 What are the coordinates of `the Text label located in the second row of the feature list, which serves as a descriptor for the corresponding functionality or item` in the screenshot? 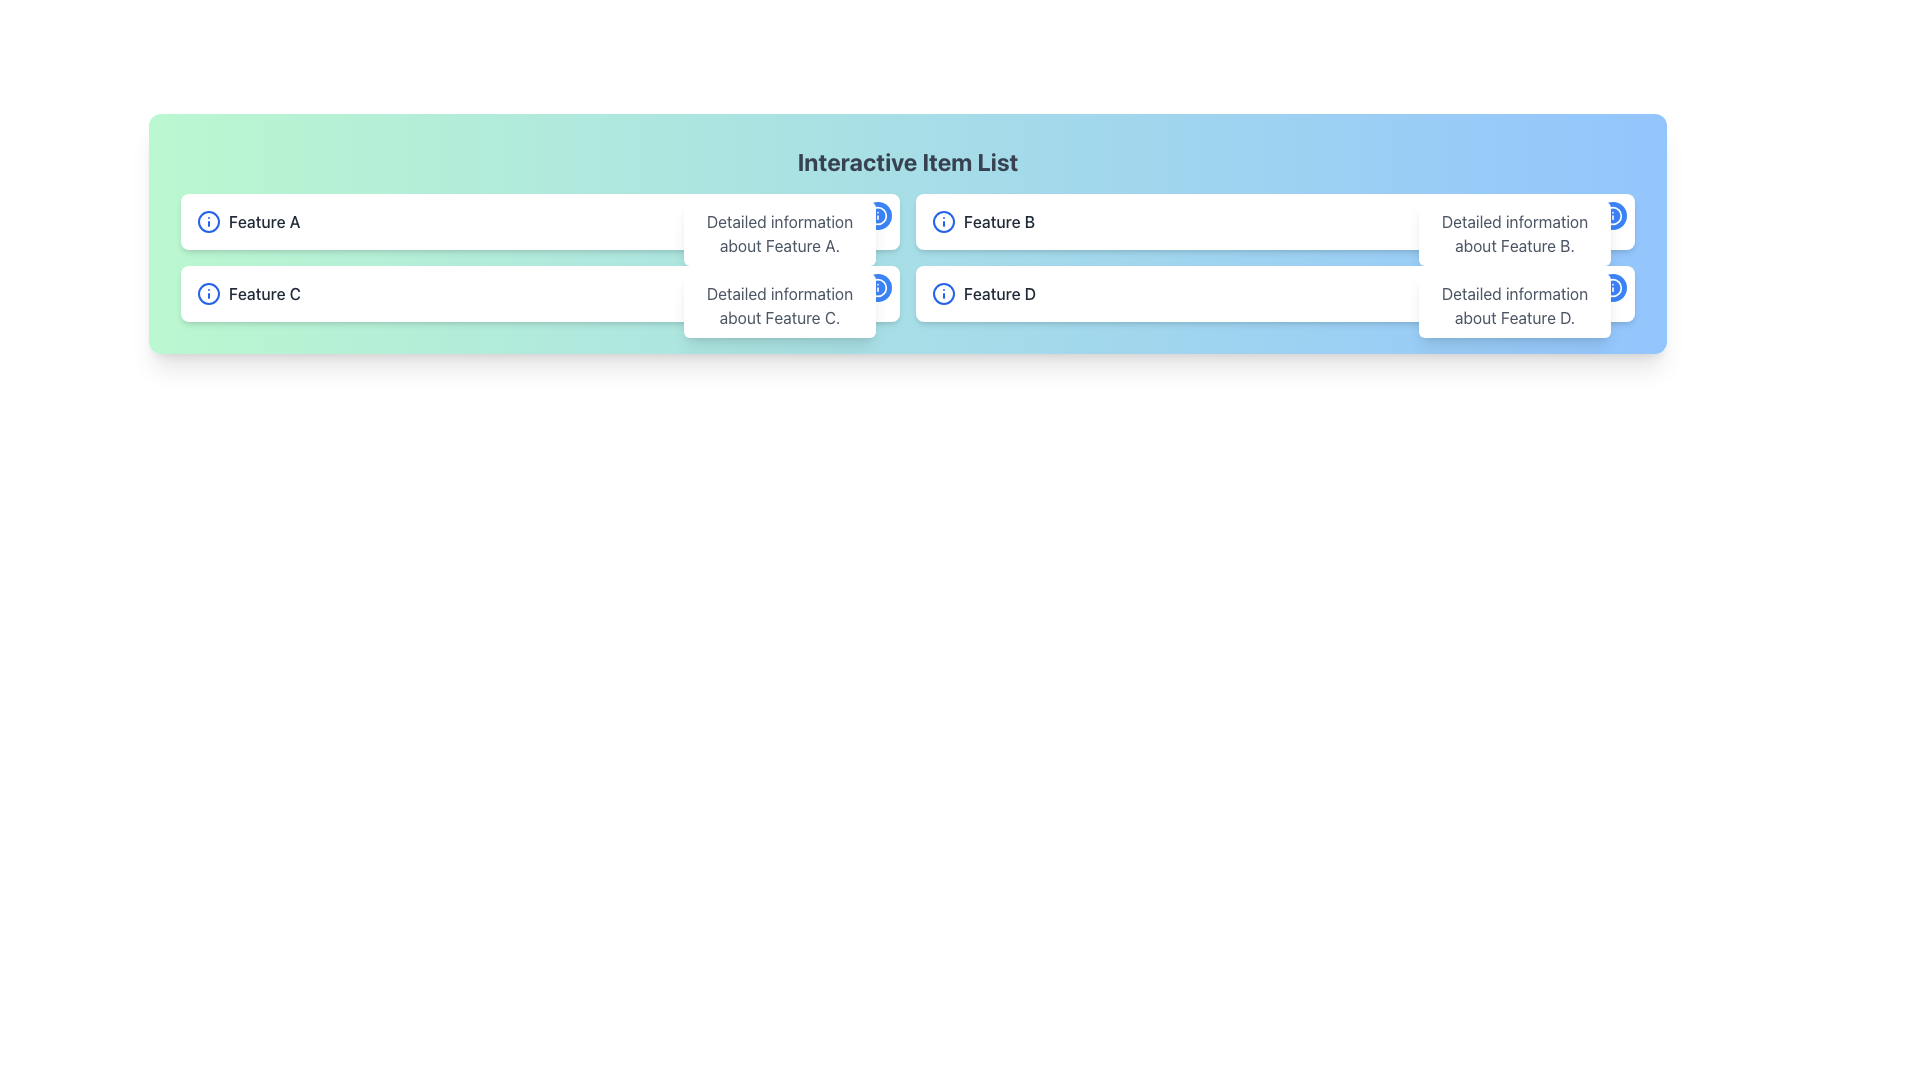 It's located at (999, 222).